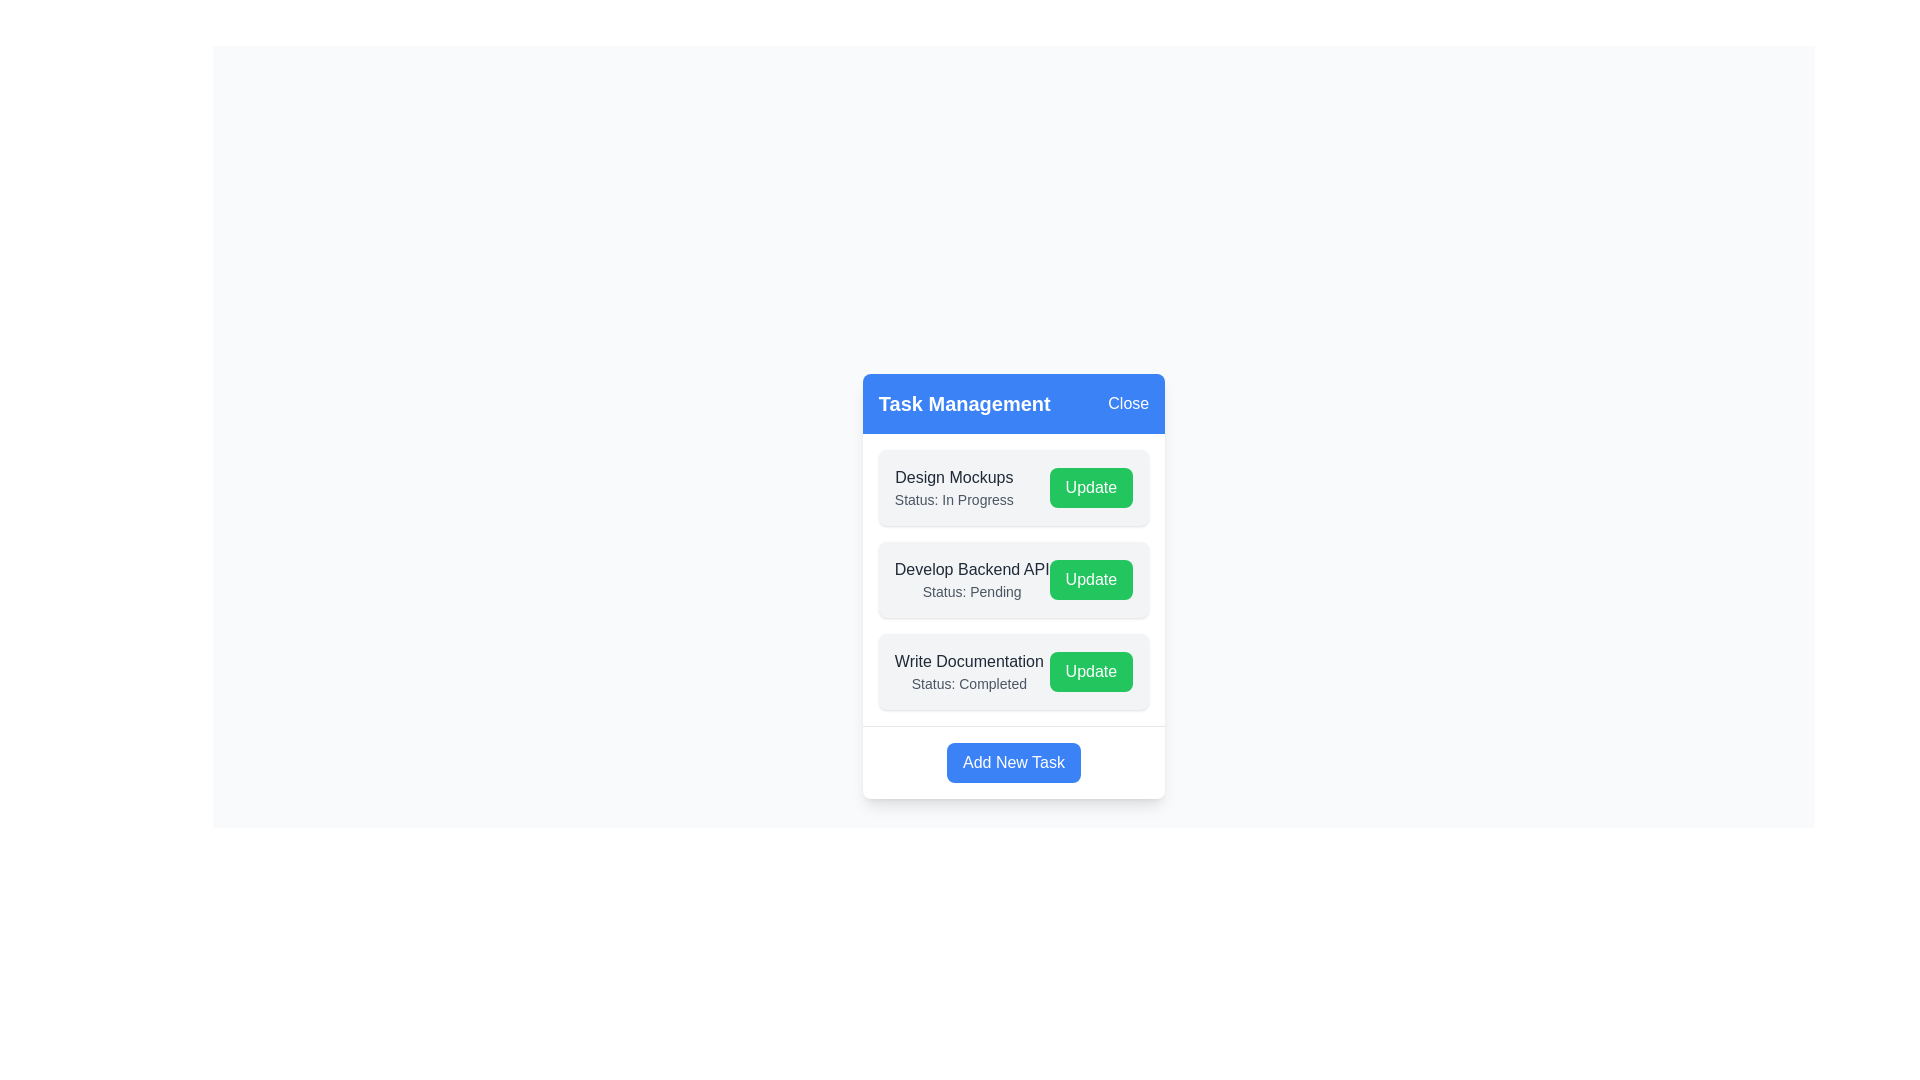  Describe the element at coordinates (969, 660) in the screenshot. I see `the task name 'Write Documentation' to select its text` at that location.